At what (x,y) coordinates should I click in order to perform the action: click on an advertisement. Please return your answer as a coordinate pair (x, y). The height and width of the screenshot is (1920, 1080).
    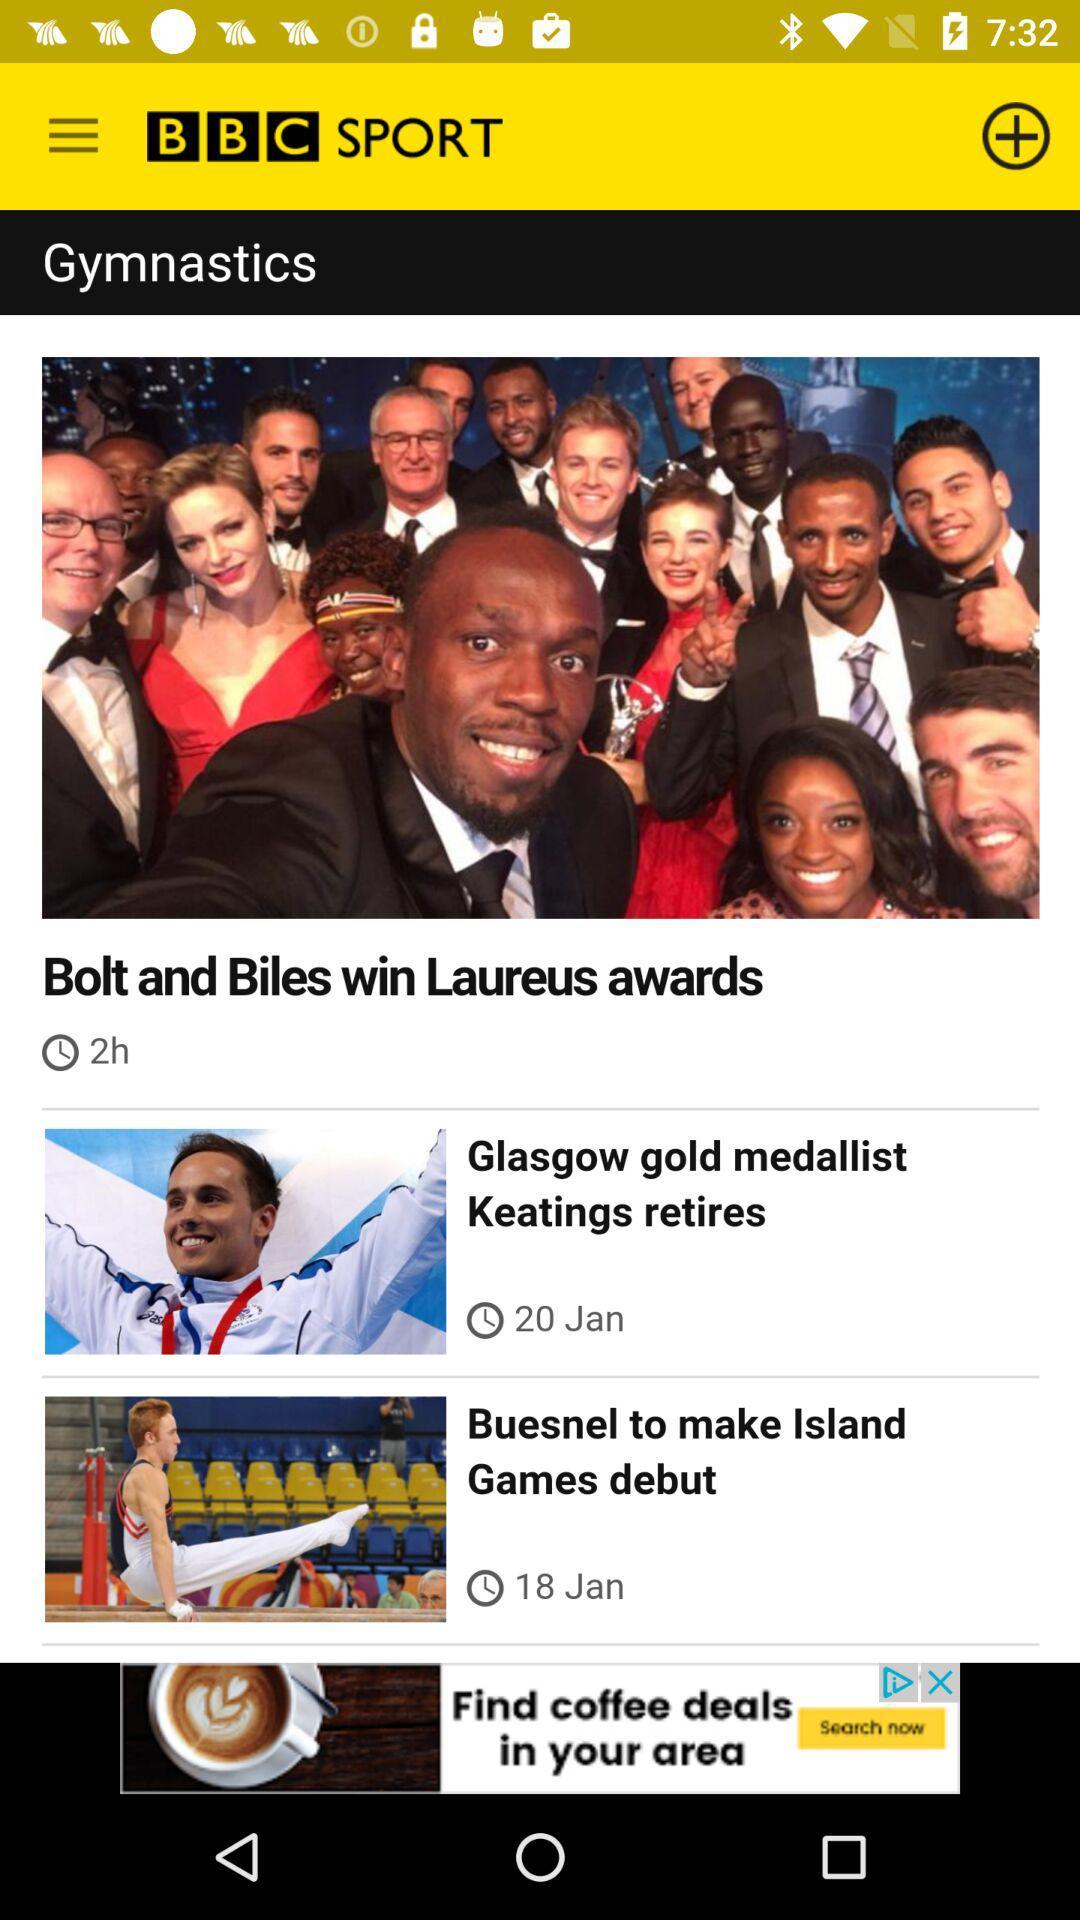
    Looking at the image, I should click on (540, 1727).